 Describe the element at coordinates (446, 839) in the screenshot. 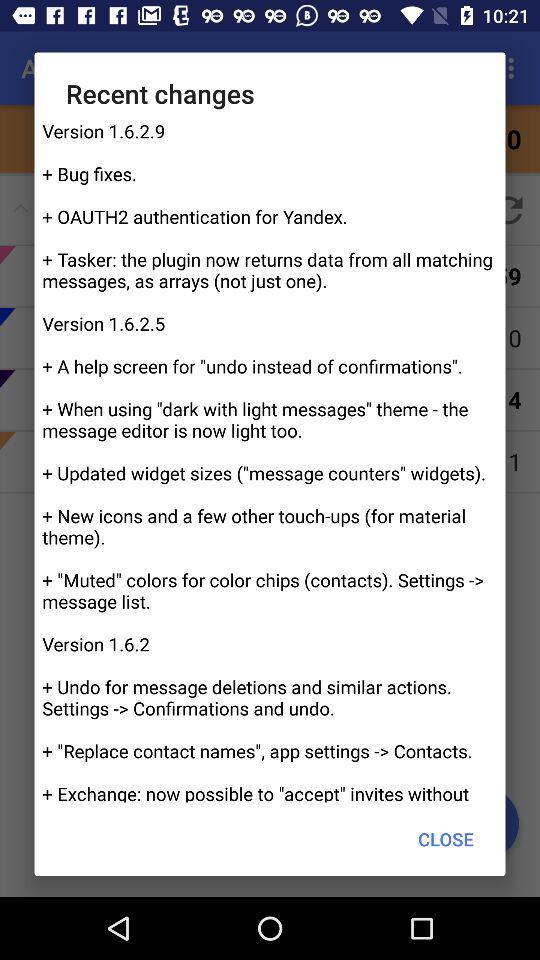

I see `the item below the version 1 6 icon` at that location.